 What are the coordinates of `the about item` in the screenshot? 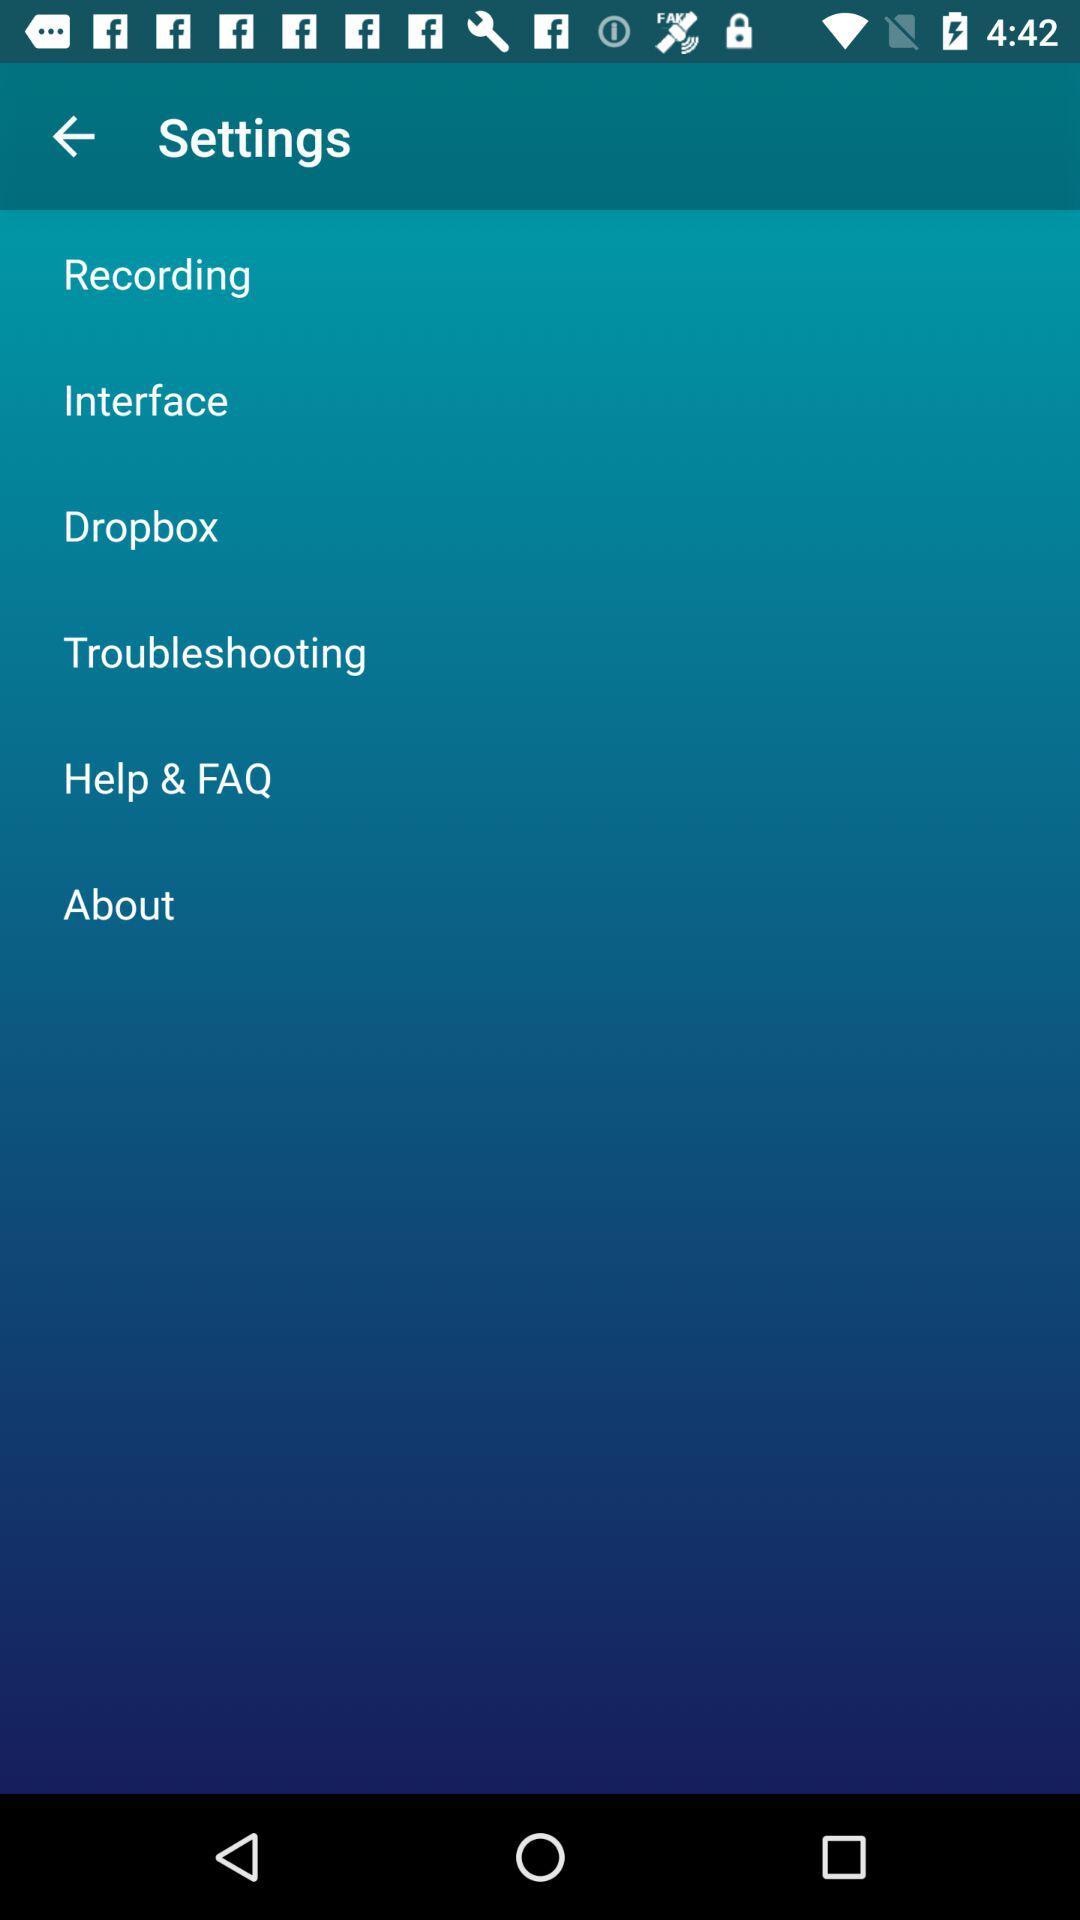 It's located at (118, 901).